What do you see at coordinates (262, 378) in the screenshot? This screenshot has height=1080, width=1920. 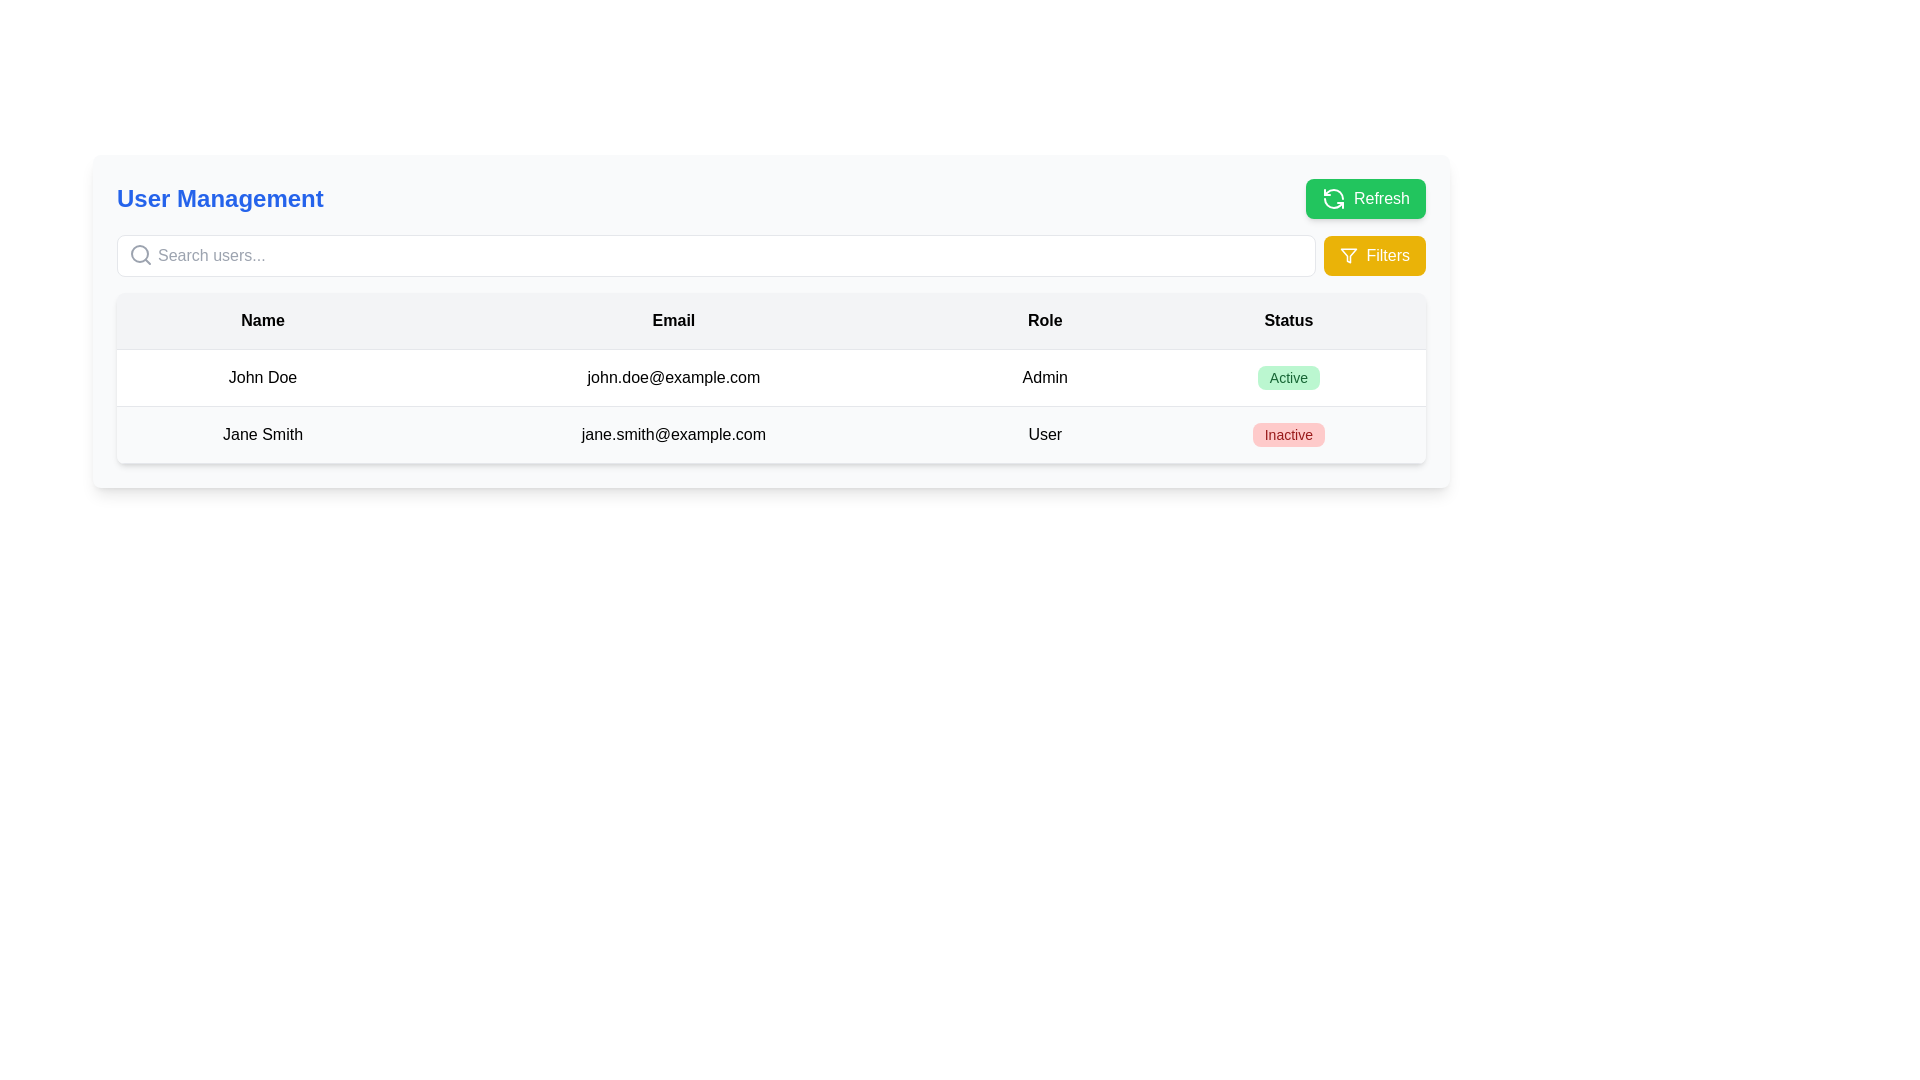 I see `the text label representing the user name` at bounding box center [262, 378].